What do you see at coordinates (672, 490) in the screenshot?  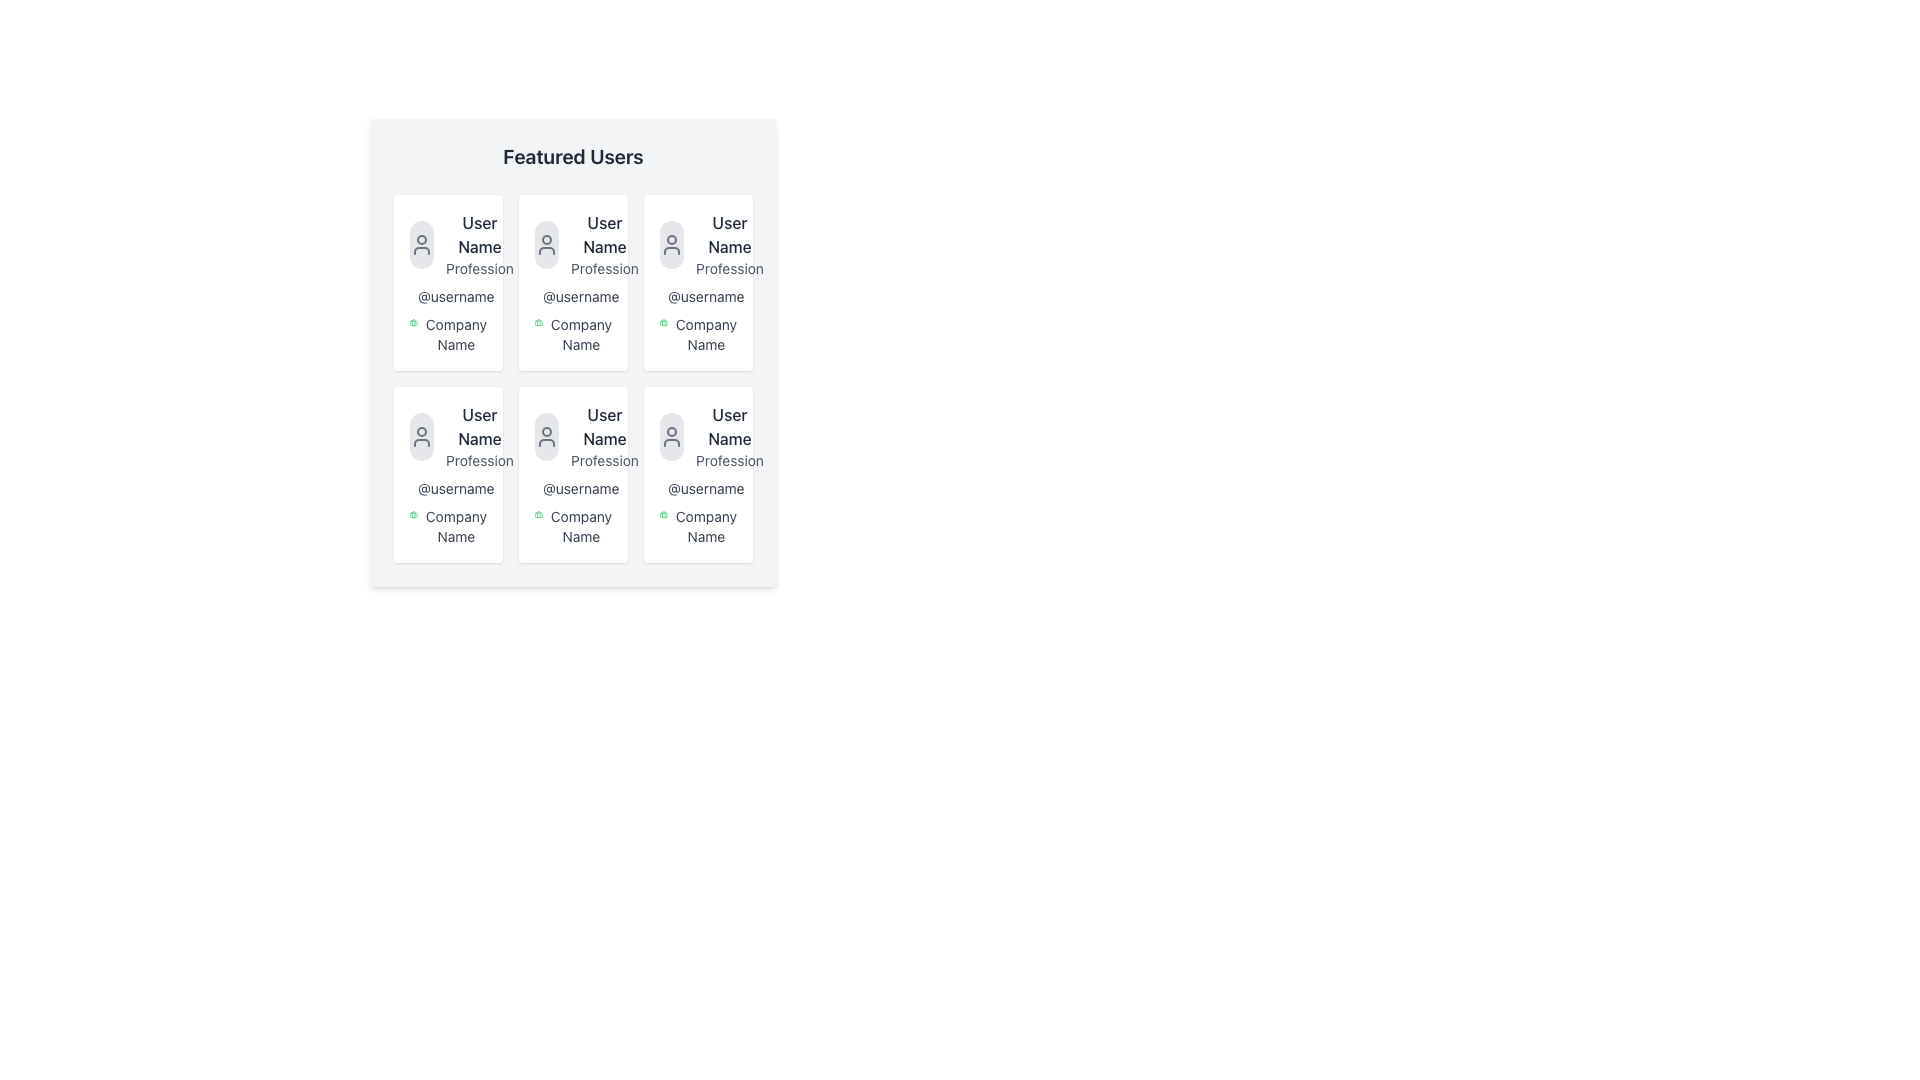 I see `the '@' icon located in the second column, third row card of the grid, positioned above the text '@username'` at bounding box center [672, 490].